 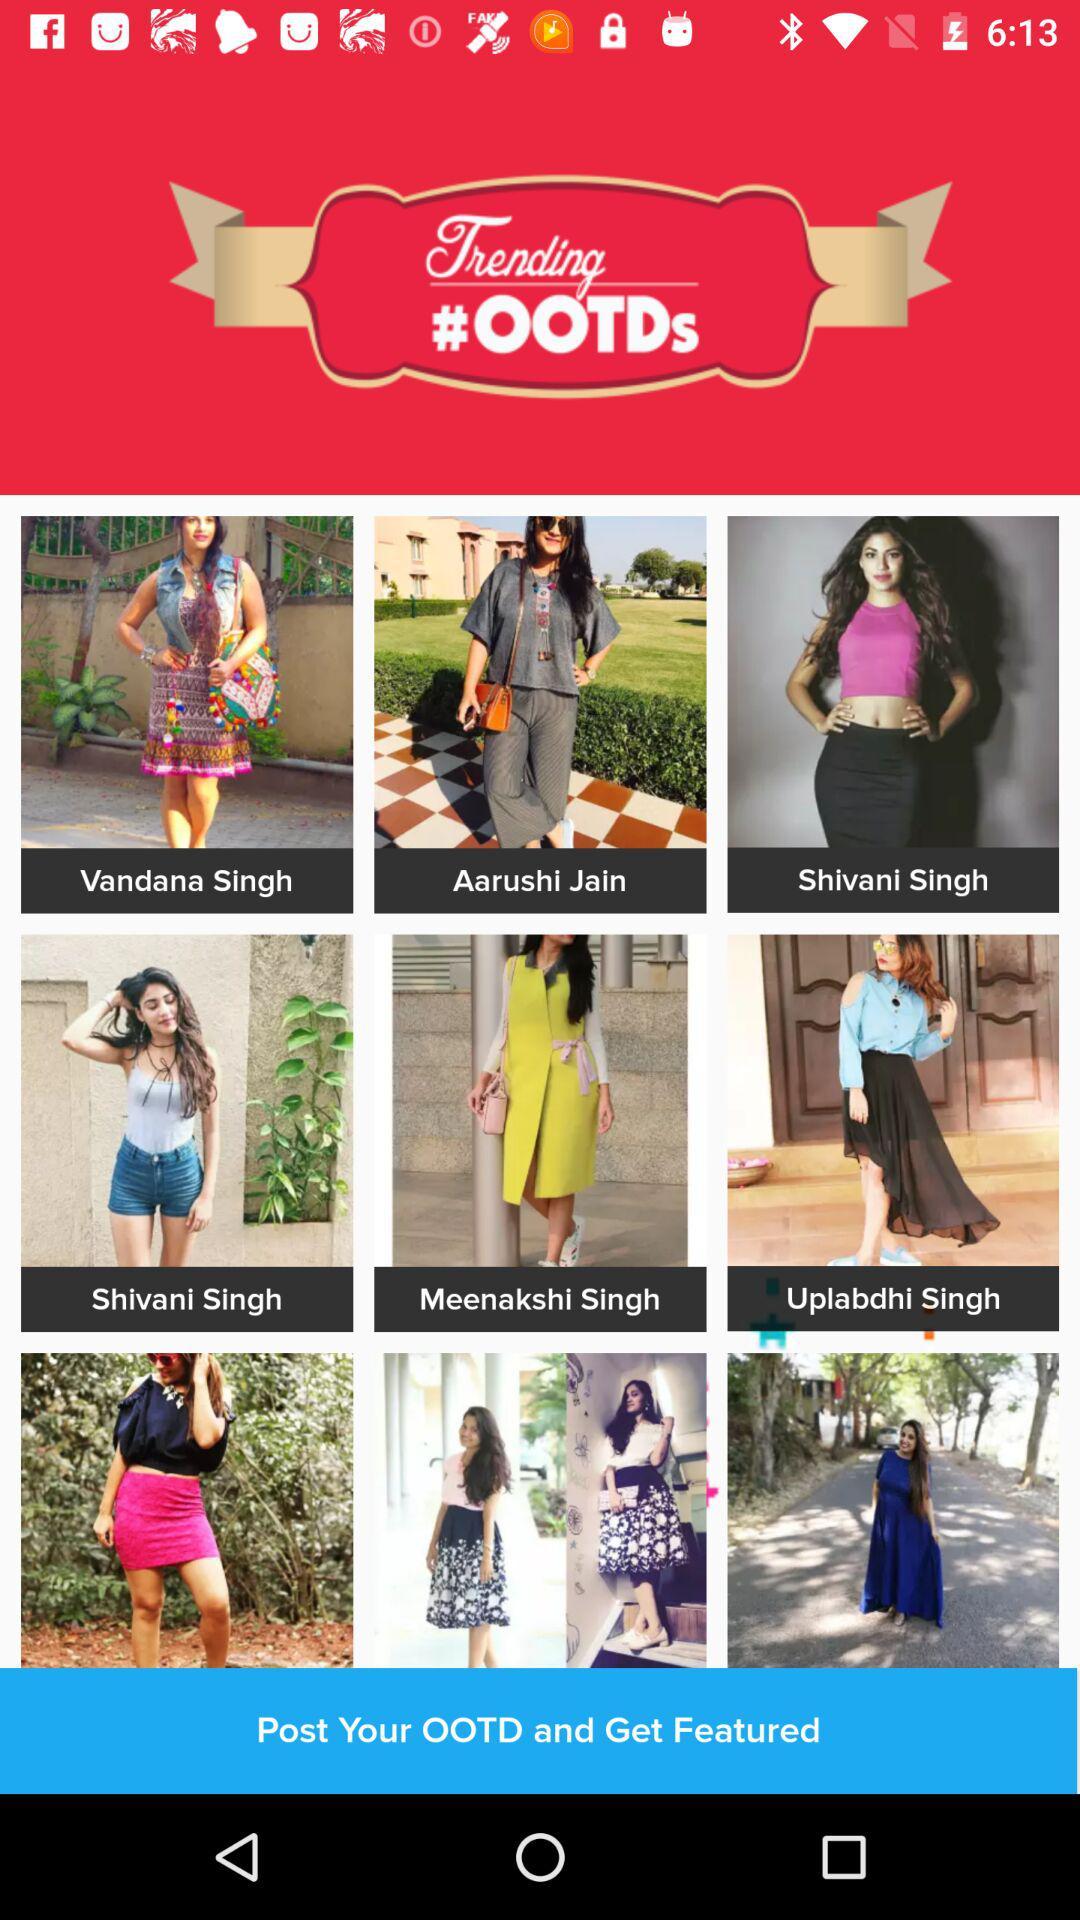 I want to click on advertisement page, so click(x=892, y=1518).